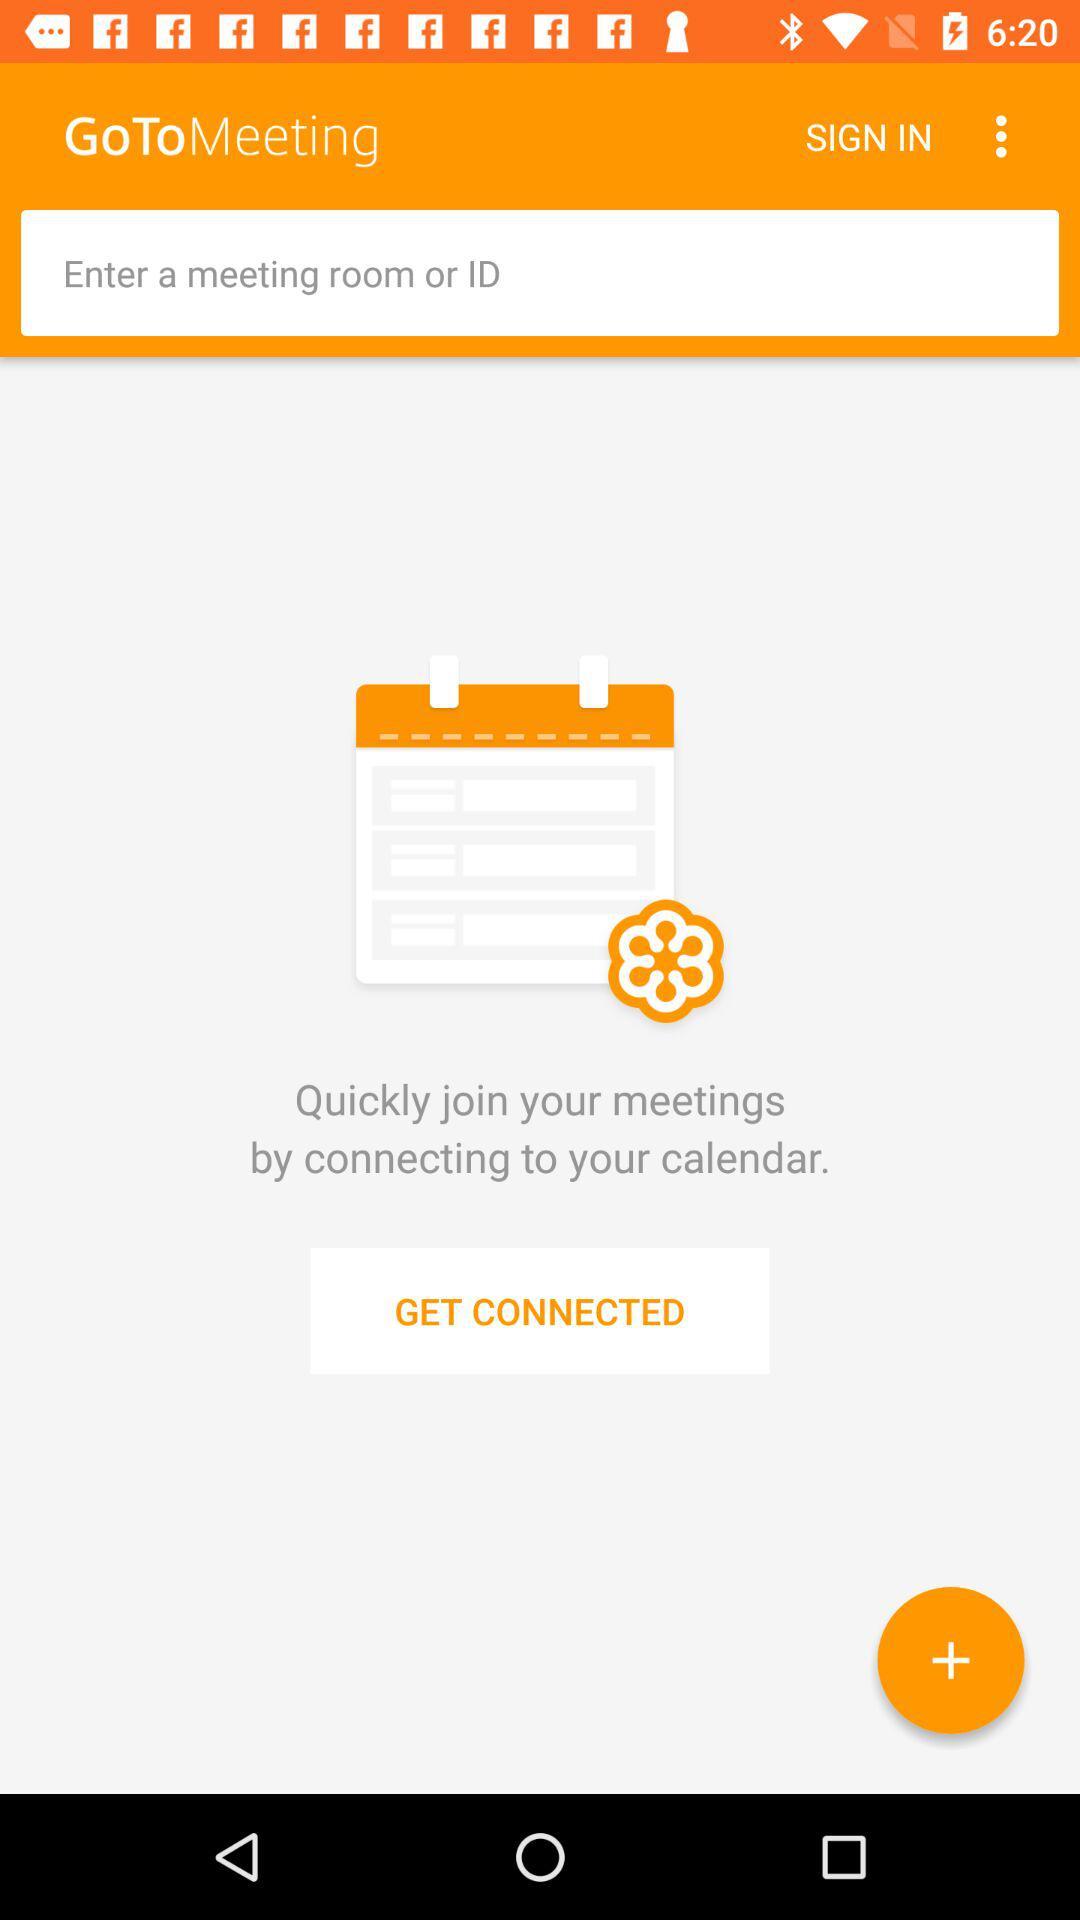 The image size is (1080, 1920). Describe the element at coordinates (540, 272) in the screenshot. I see `meeting room or i.d` at that location.